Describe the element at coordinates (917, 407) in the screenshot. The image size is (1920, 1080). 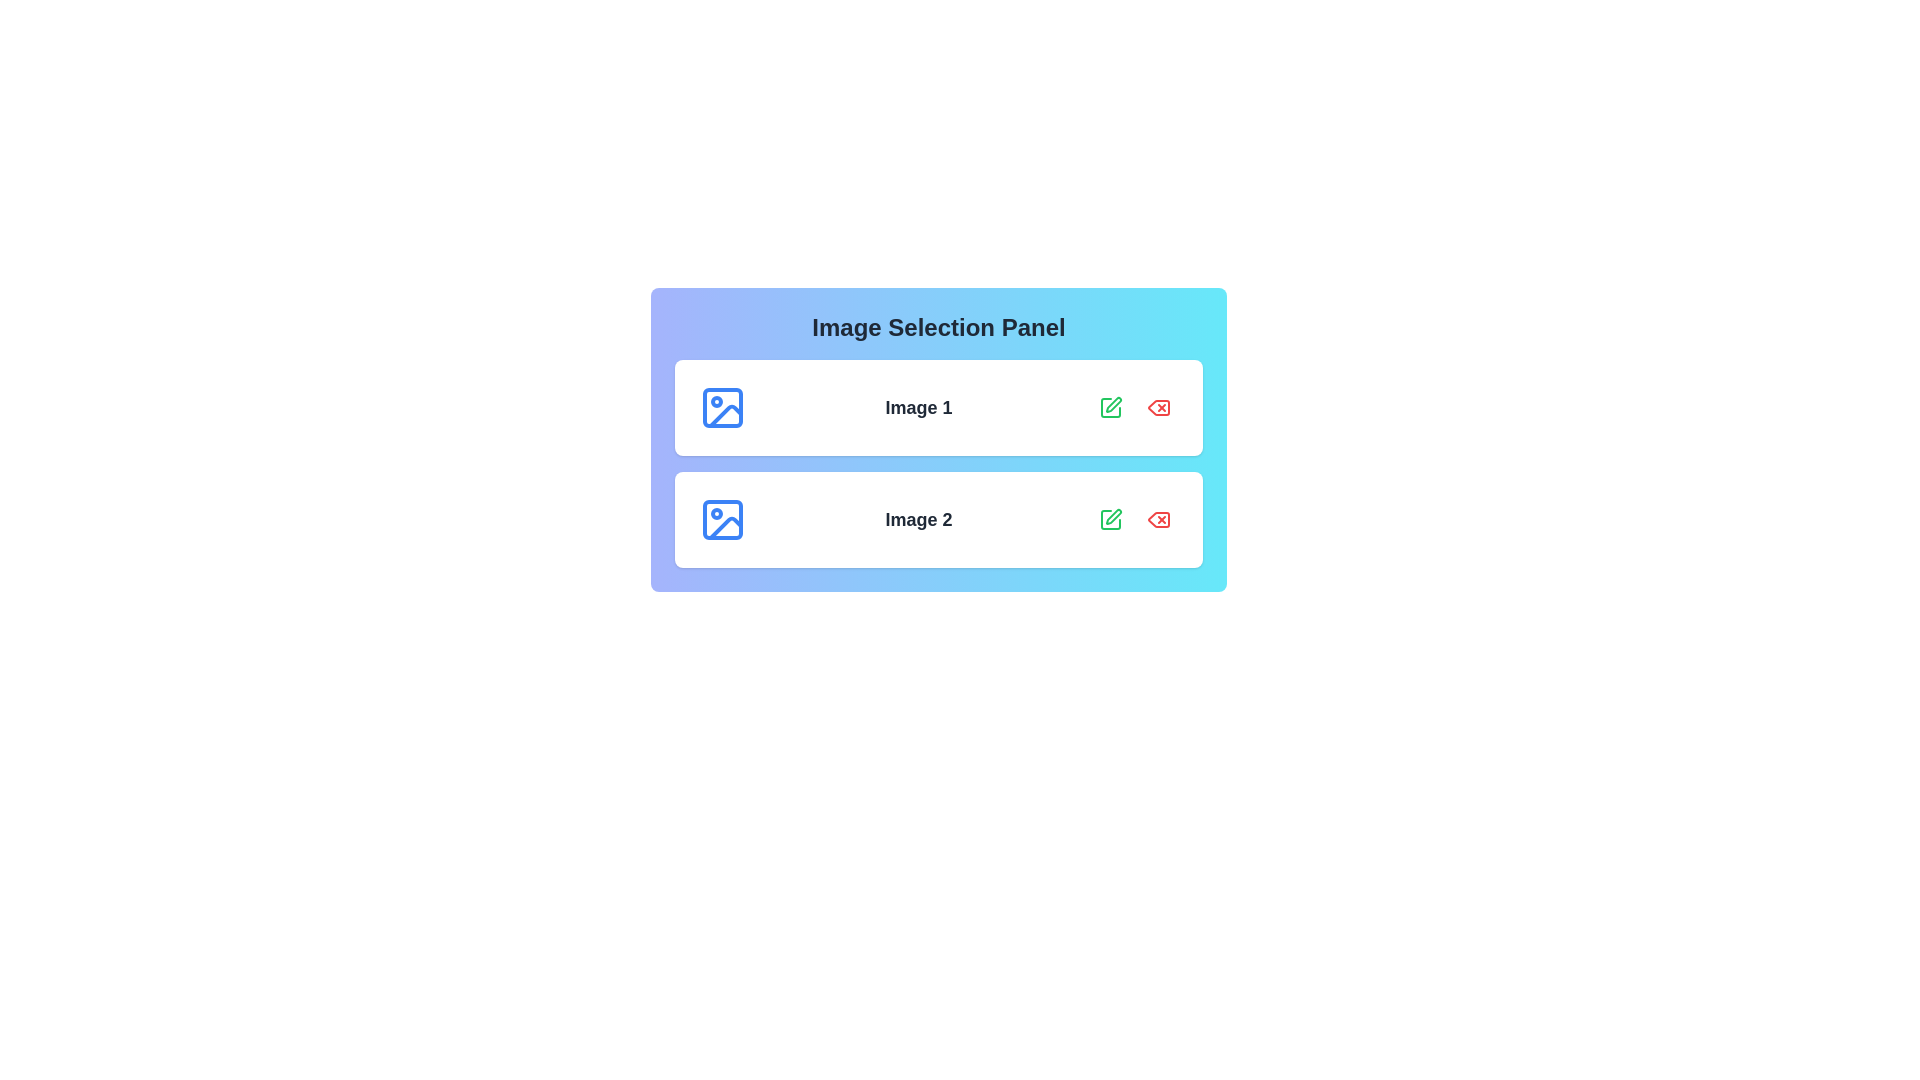
I see `the text label reading 'Image 1', which is displayed in bold and slightly larger font size in dark gray color on a white background card` at that location.